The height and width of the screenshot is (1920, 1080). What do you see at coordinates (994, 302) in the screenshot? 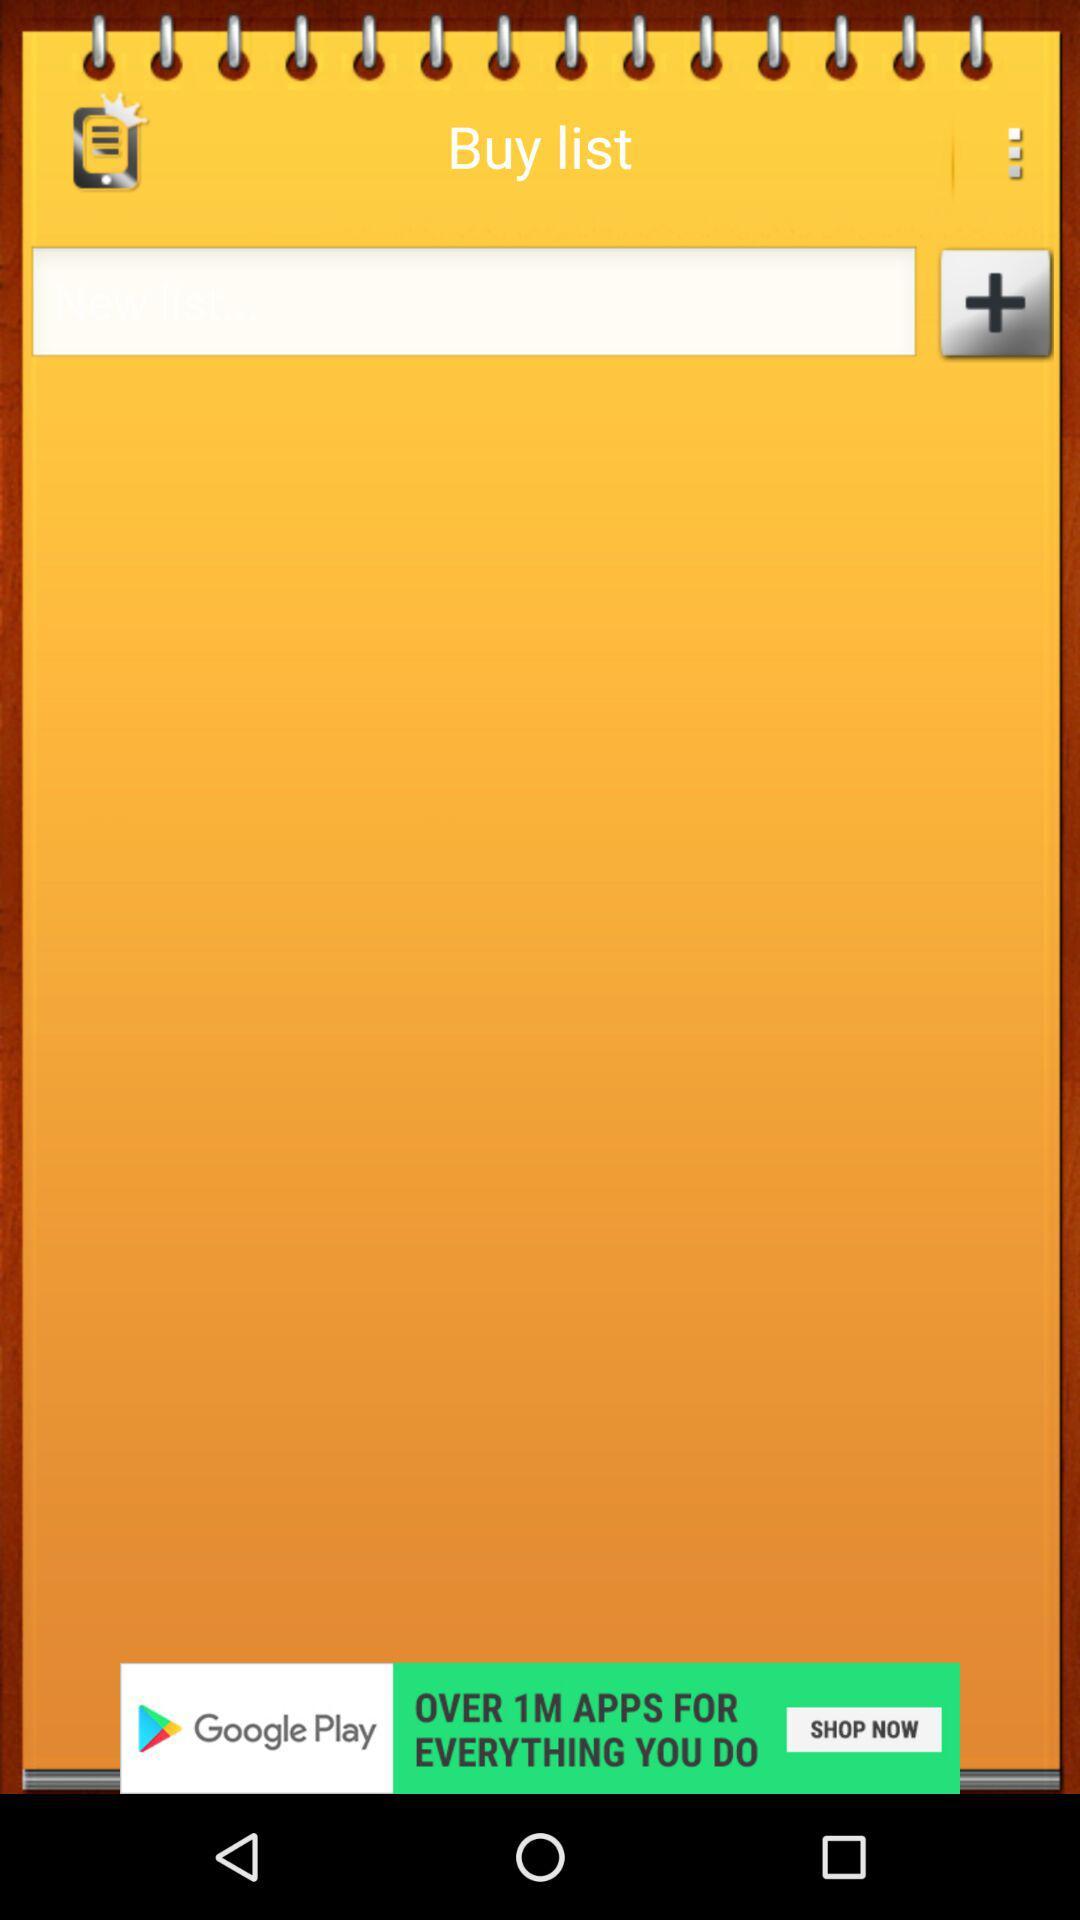
I see `item to buy list` at bounding box center [994, 302].